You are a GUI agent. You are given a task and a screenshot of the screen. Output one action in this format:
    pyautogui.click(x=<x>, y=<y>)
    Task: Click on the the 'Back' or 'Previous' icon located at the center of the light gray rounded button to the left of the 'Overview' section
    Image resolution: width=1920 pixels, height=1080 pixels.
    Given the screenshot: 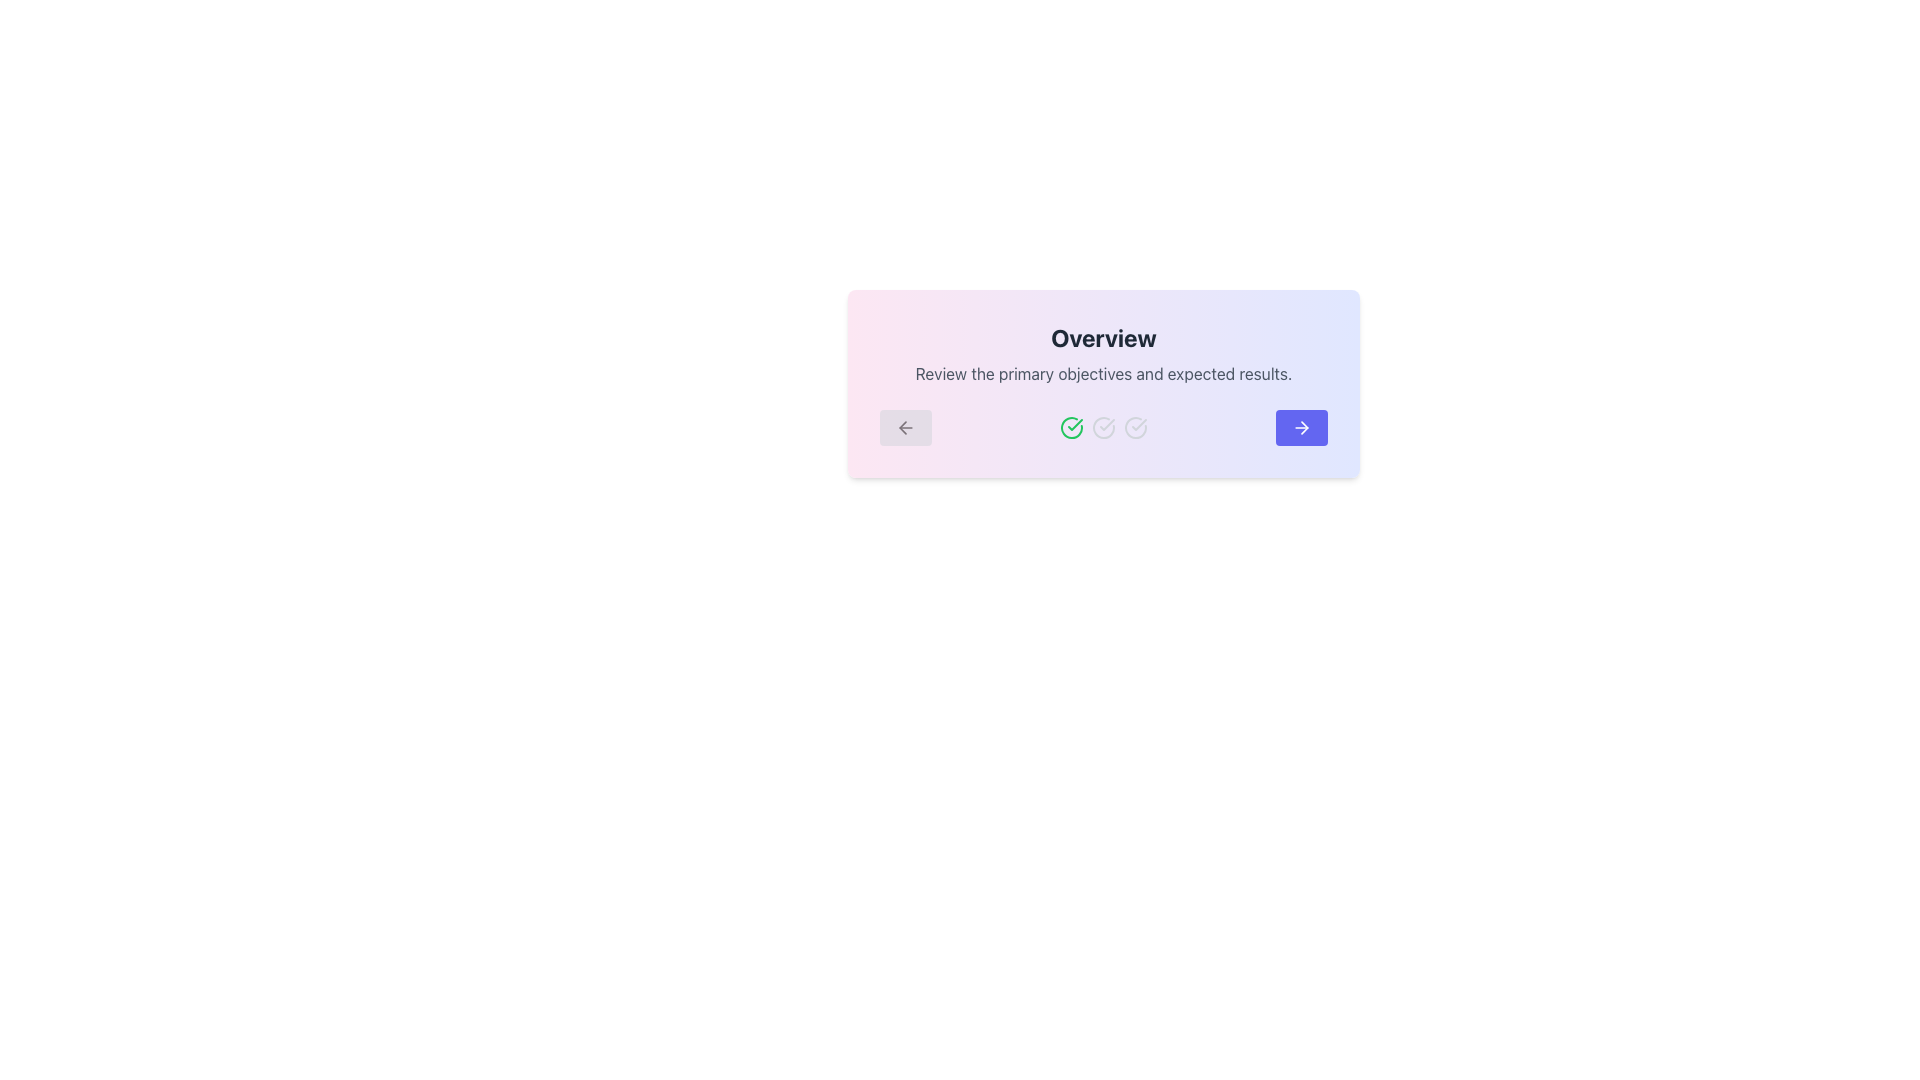 What is the action you would take?
    pyautogui.click(x=905, y=427)
    